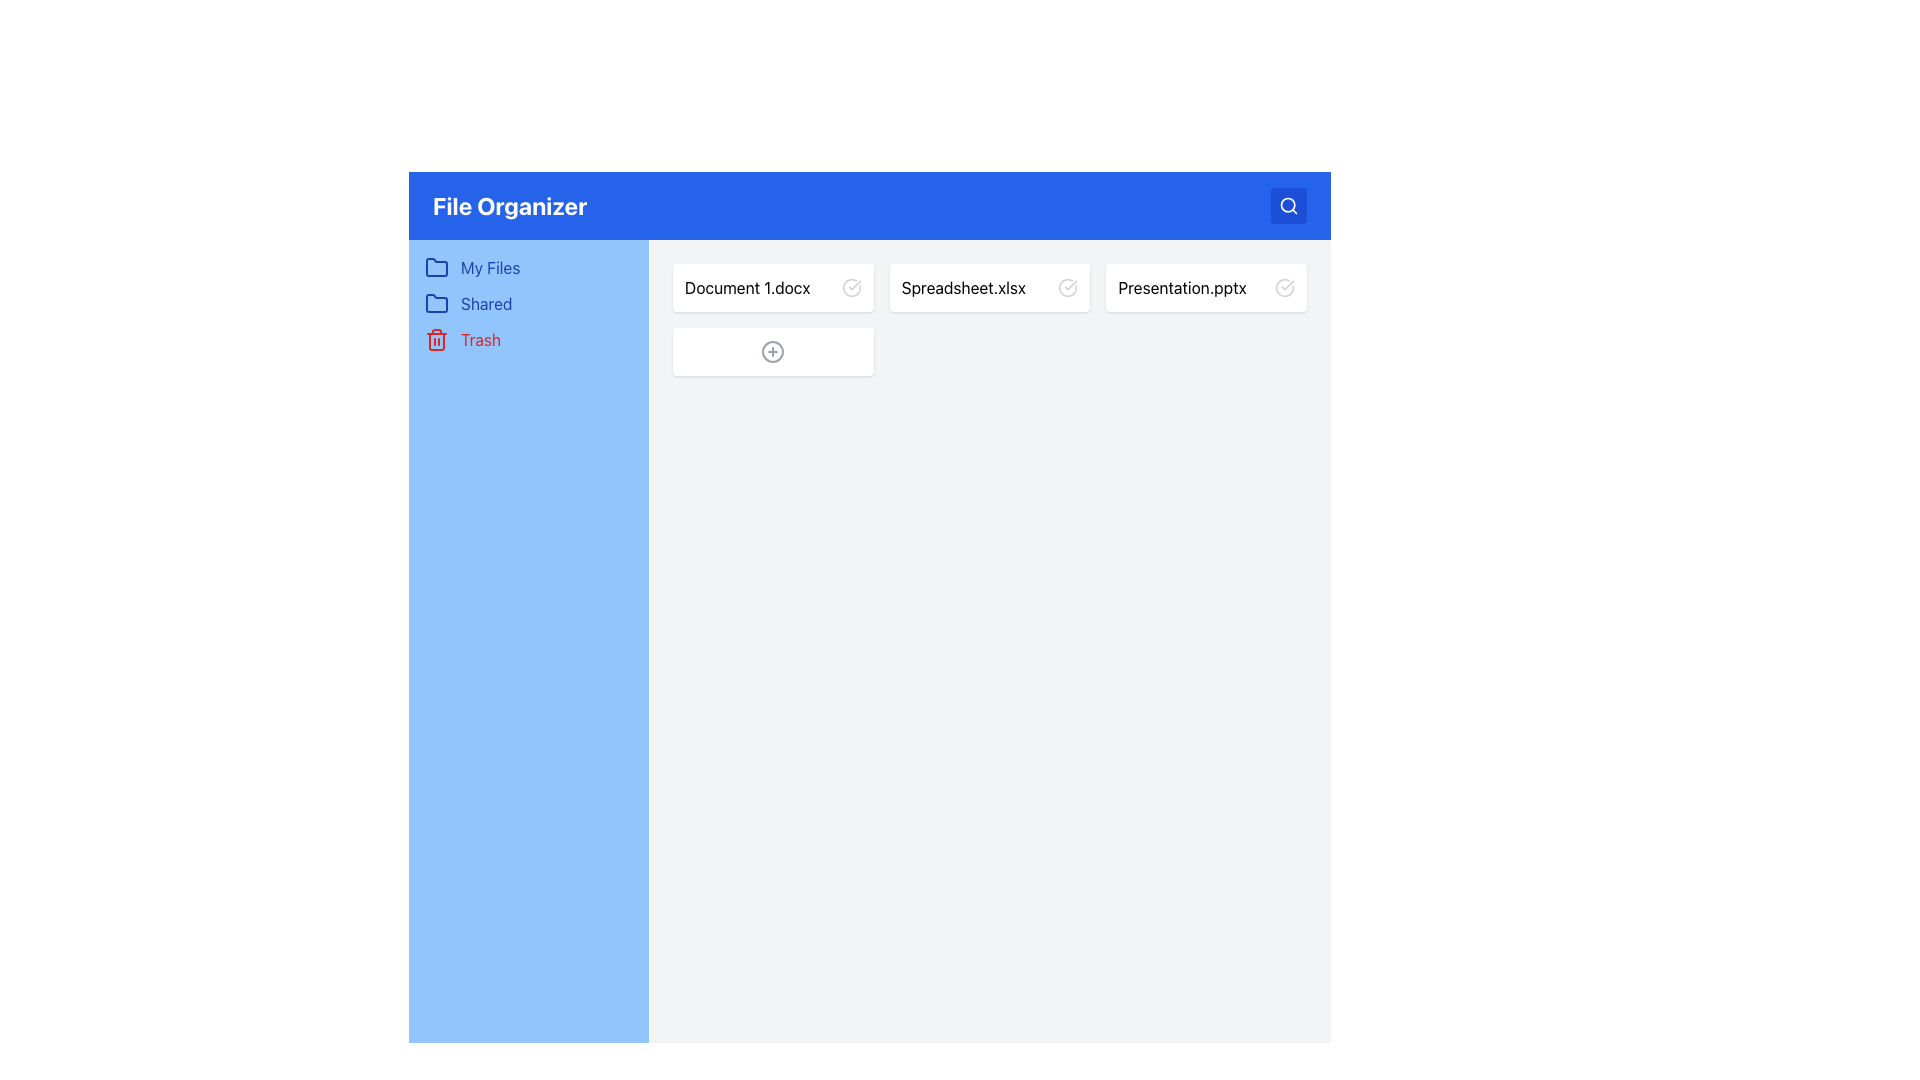  I want to click on the 'Trash' menu item, which features a red trash bin icon and is located below the 'Shared' list item, so click(528, 338).